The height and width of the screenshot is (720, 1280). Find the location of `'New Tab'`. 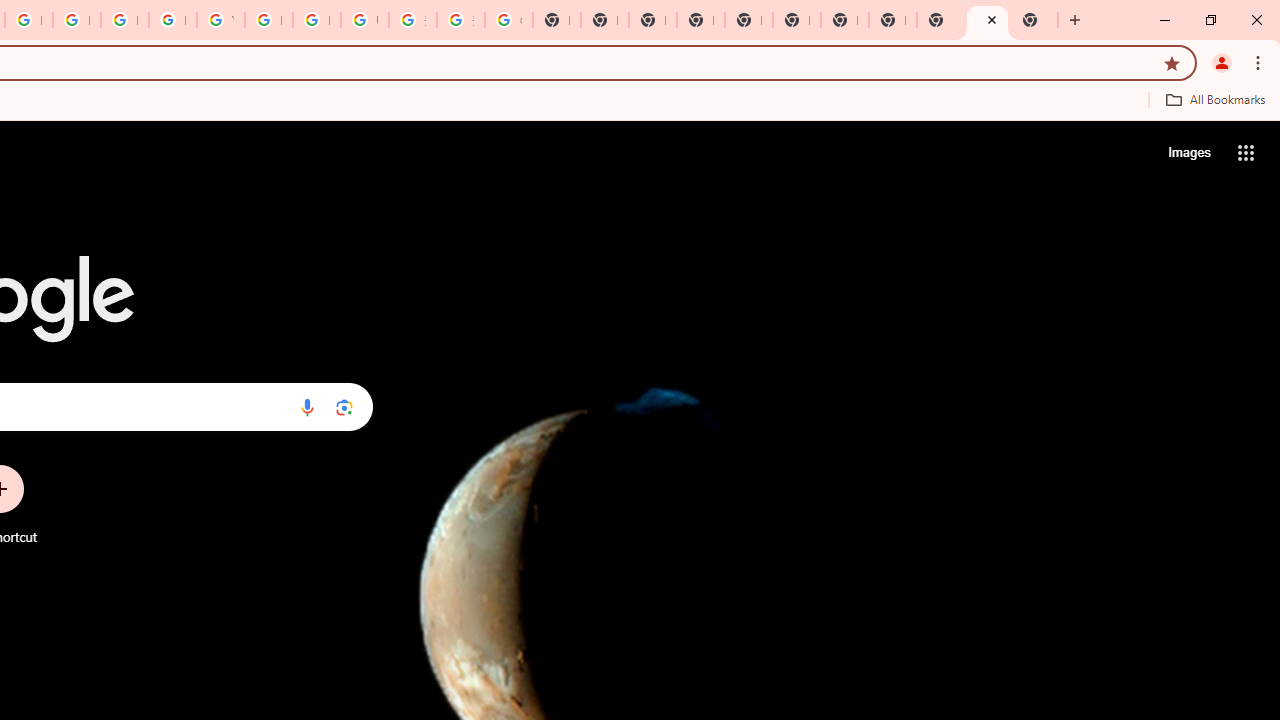

'New Tab' is located at coordinates (1034, 20).